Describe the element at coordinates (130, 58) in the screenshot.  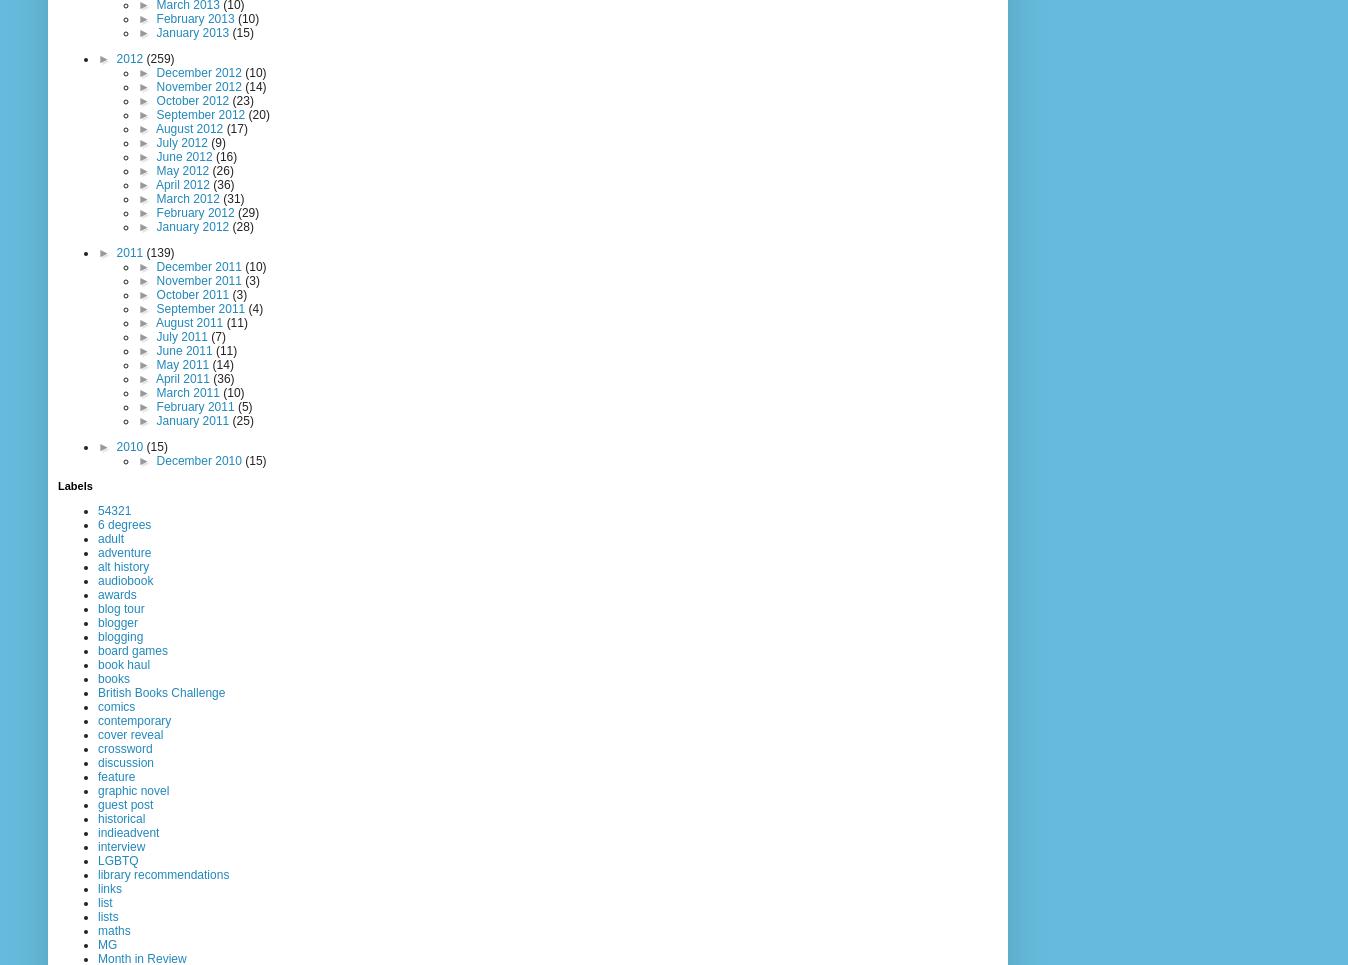
I see `'2012'` at that location.